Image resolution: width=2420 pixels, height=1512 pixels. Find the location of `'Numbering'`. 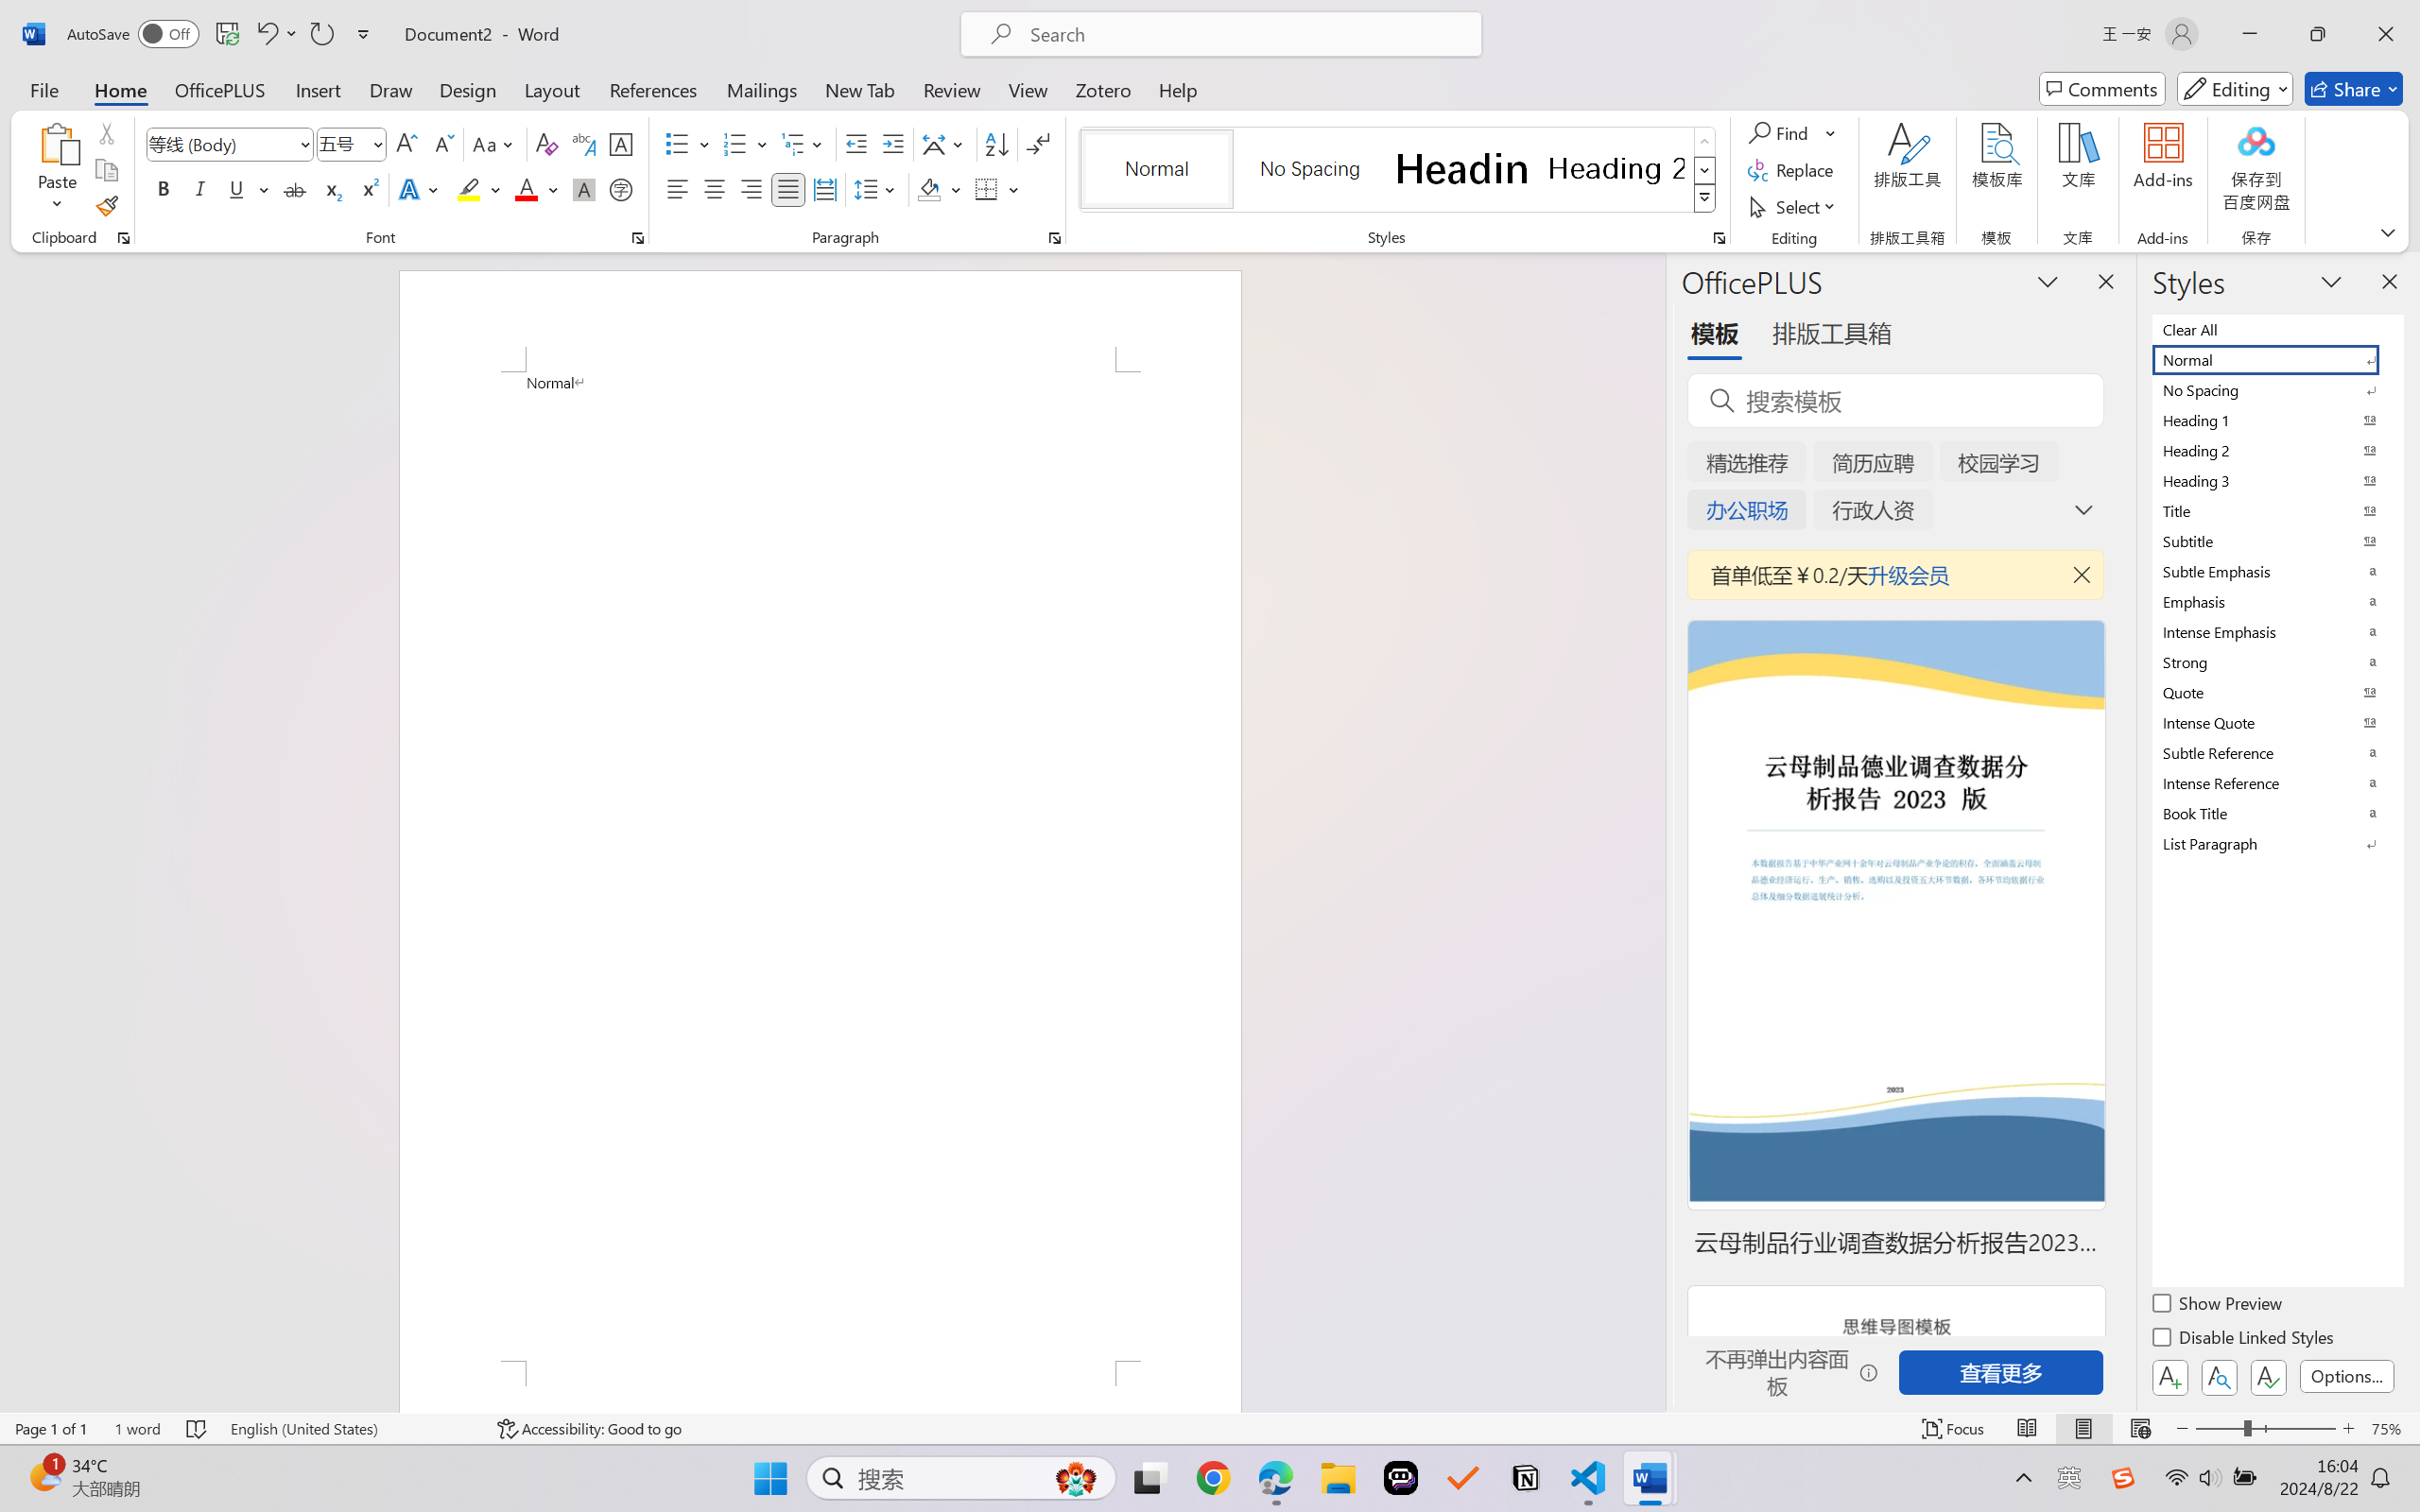

'Numbering' is located at coordinates (745, 144).